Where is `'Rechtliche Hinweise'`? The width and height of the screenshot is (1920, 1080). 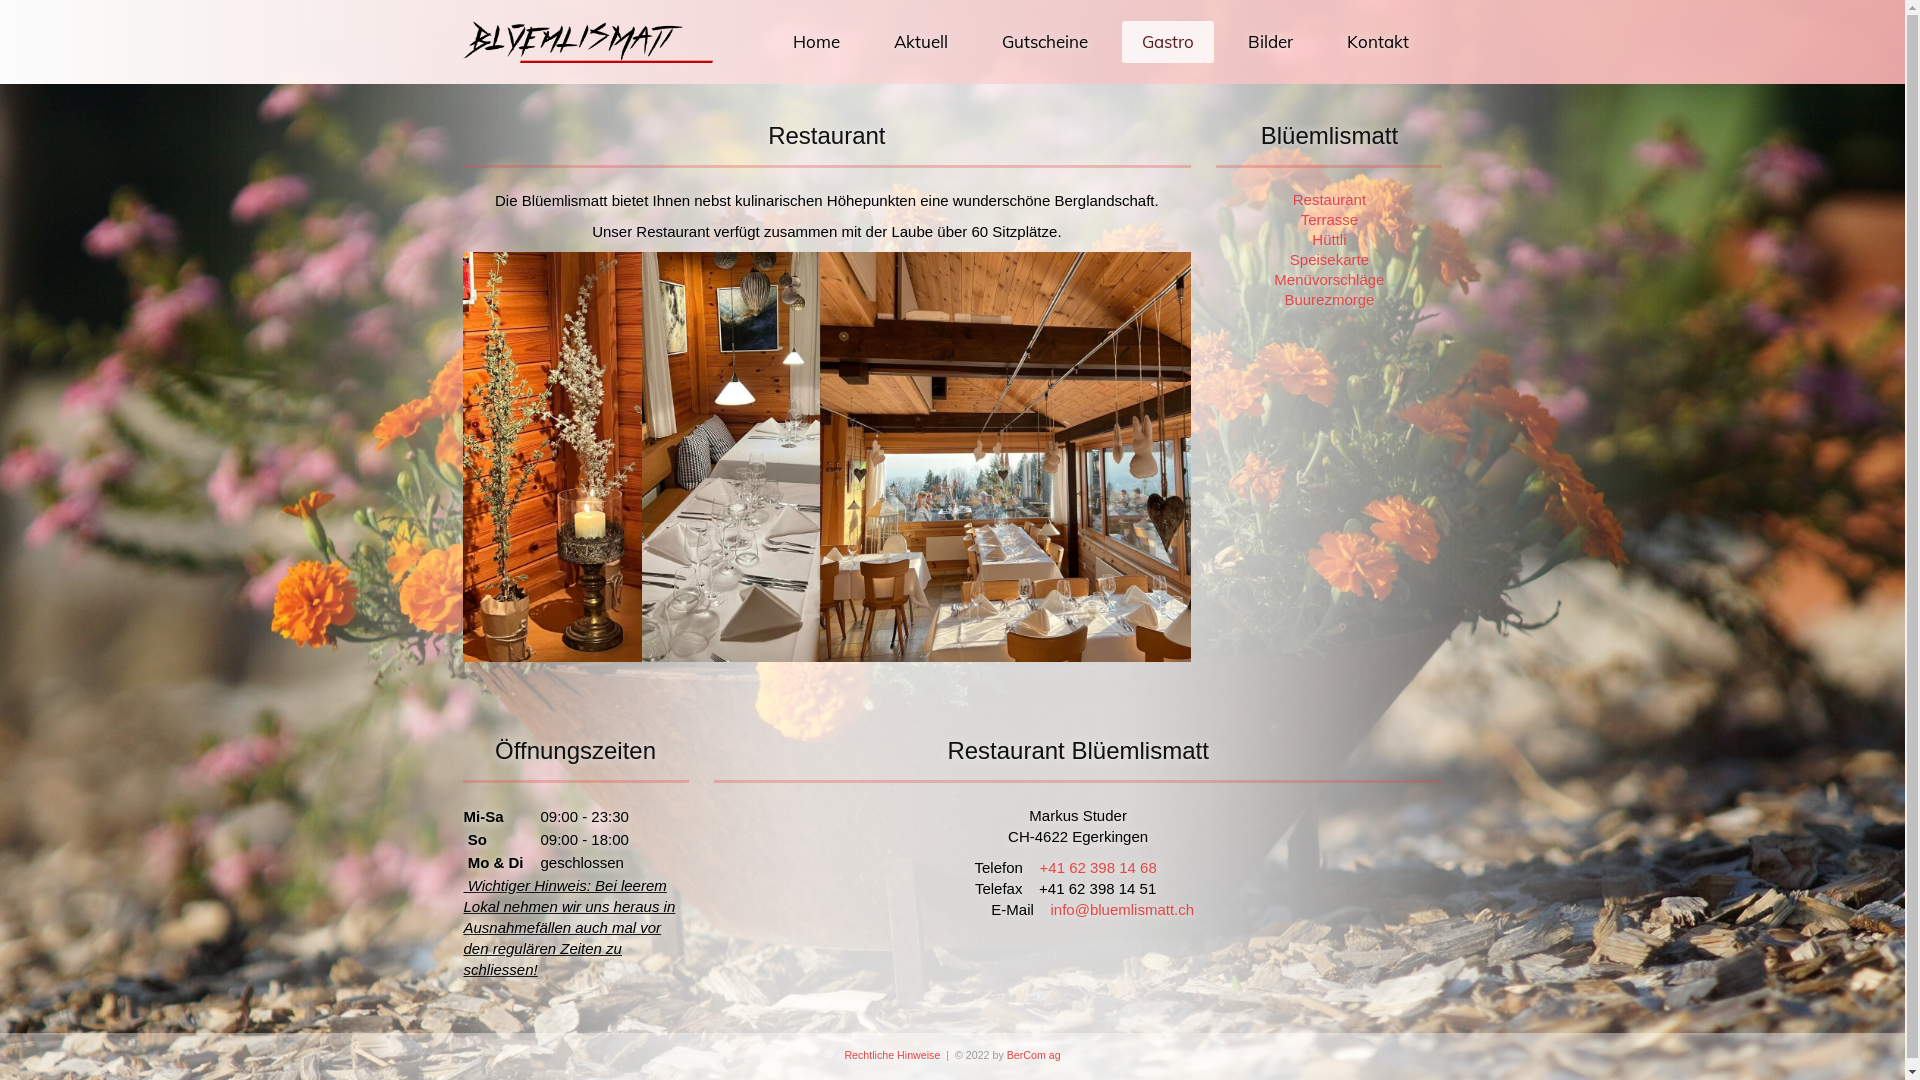 'Rechtliche Hinweise' is located at coordinates (891, 1054).